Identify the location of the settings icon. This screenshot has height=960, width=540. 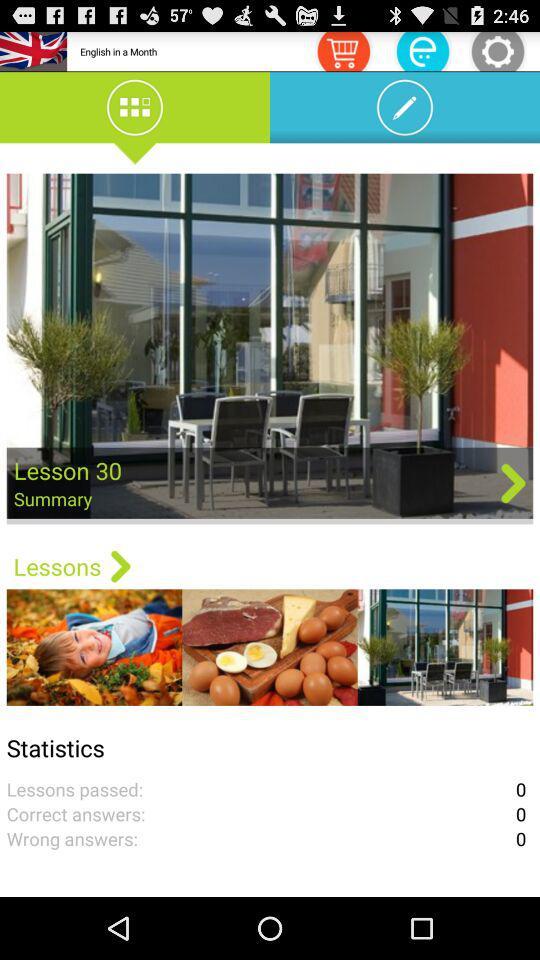
(496, 53).